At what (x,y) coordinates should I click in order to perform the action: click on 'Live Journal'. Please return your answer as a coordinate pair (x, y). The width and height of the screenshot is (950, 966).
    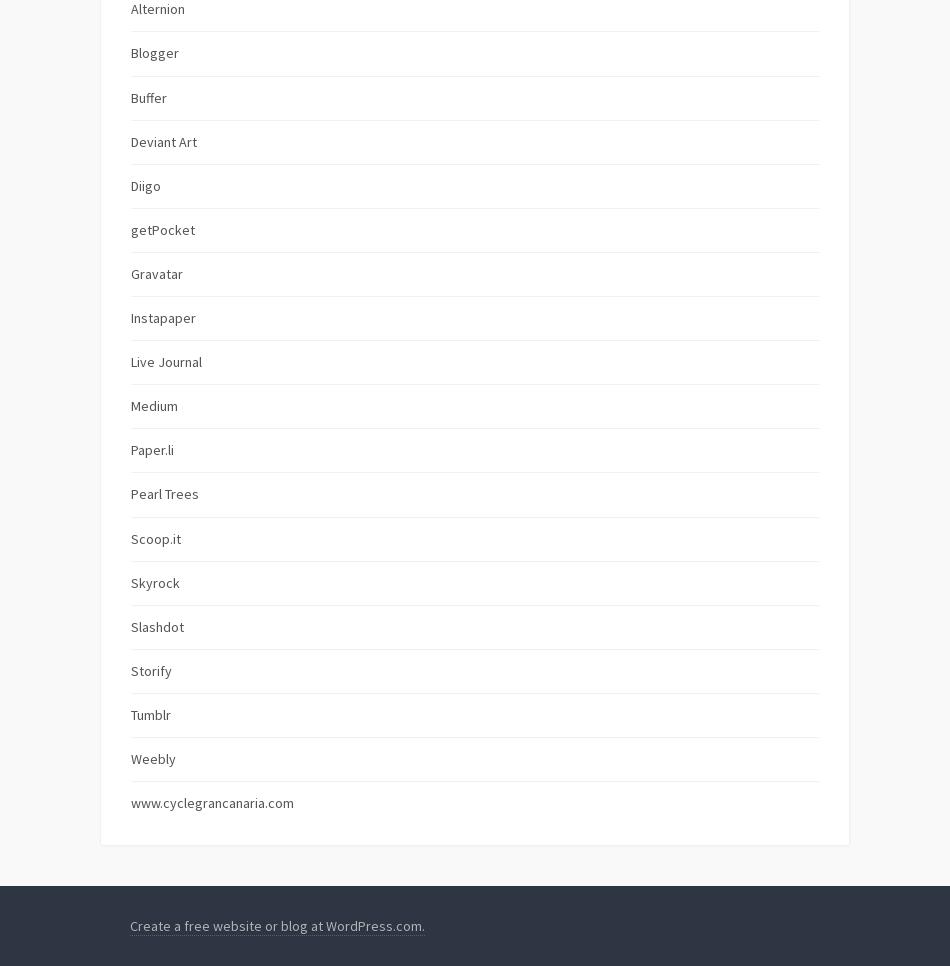
    Looking at the image, I should click on (131, 360).